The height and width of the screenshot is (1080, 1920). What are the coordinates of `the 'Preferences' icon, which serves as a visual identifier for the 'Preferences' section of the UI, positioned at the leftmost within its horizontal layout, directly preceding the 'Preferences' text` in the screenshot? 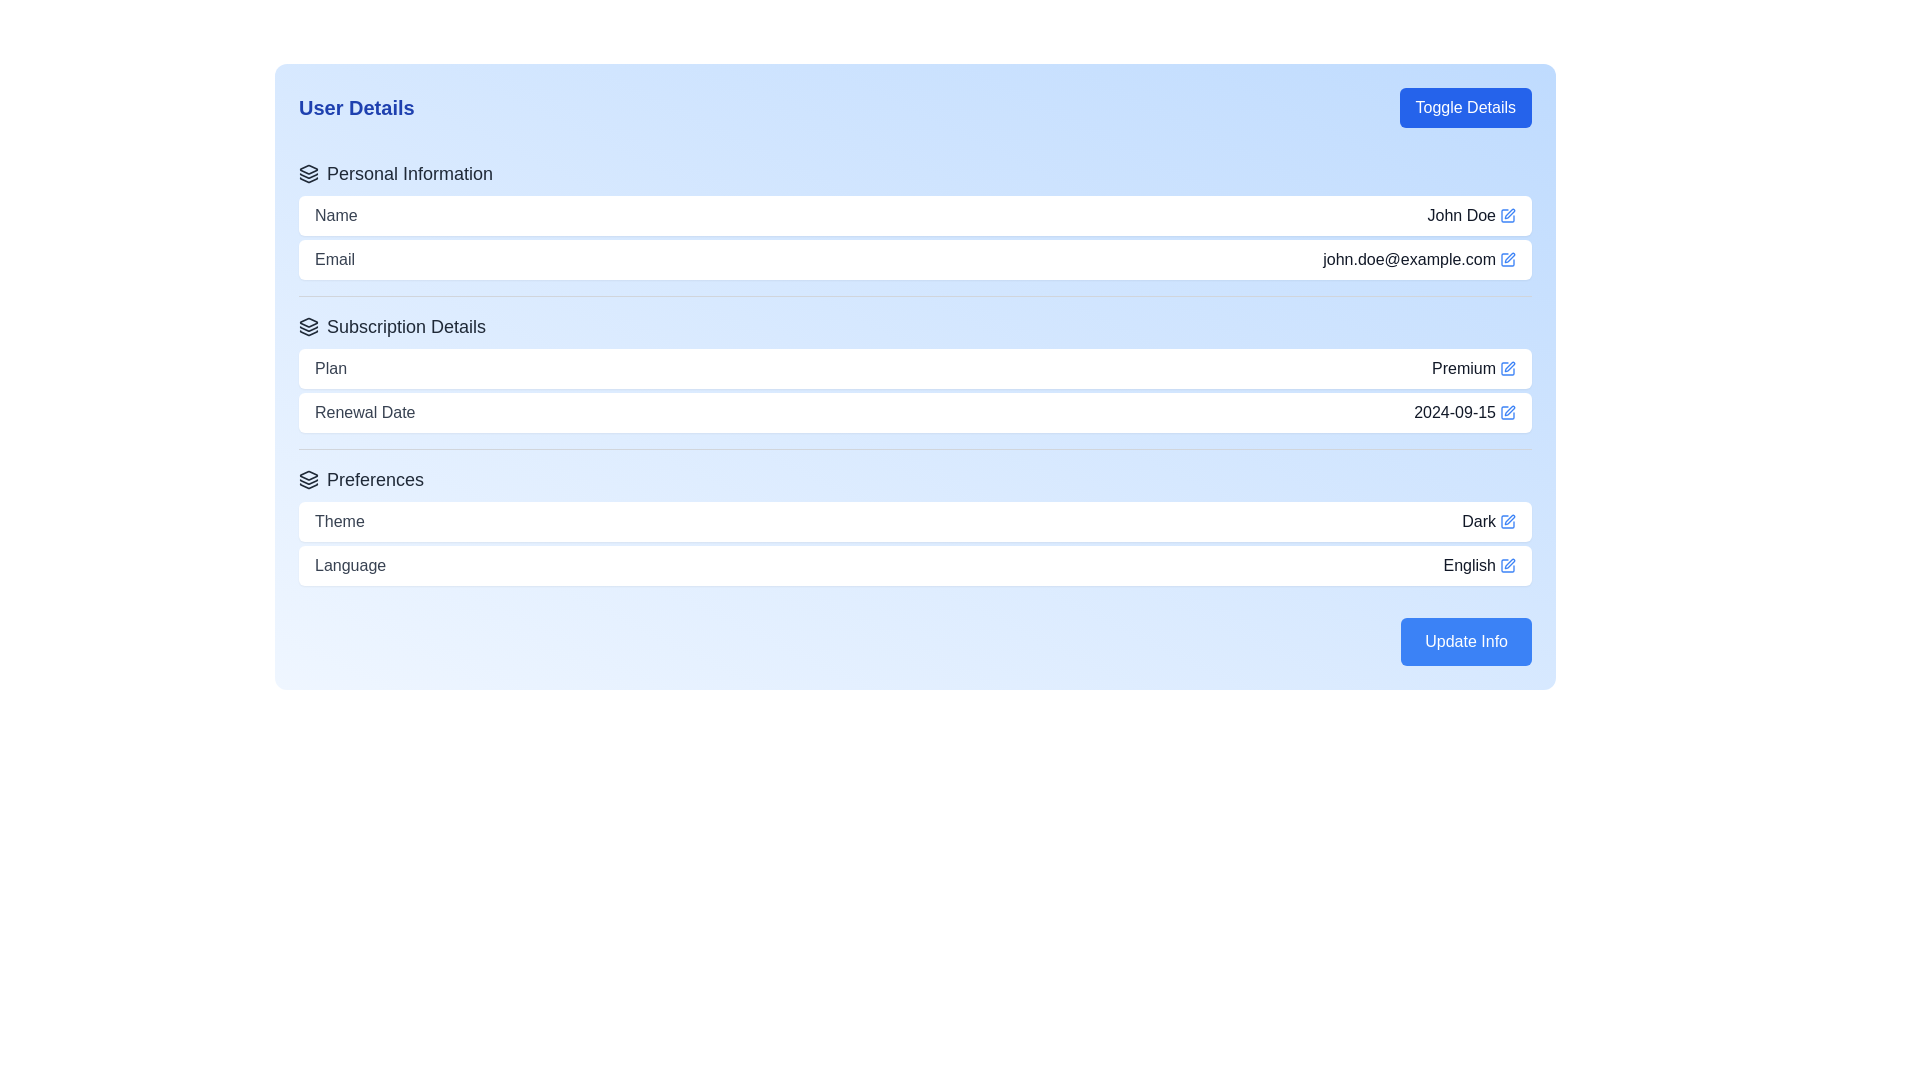 It's located at (307, 479).